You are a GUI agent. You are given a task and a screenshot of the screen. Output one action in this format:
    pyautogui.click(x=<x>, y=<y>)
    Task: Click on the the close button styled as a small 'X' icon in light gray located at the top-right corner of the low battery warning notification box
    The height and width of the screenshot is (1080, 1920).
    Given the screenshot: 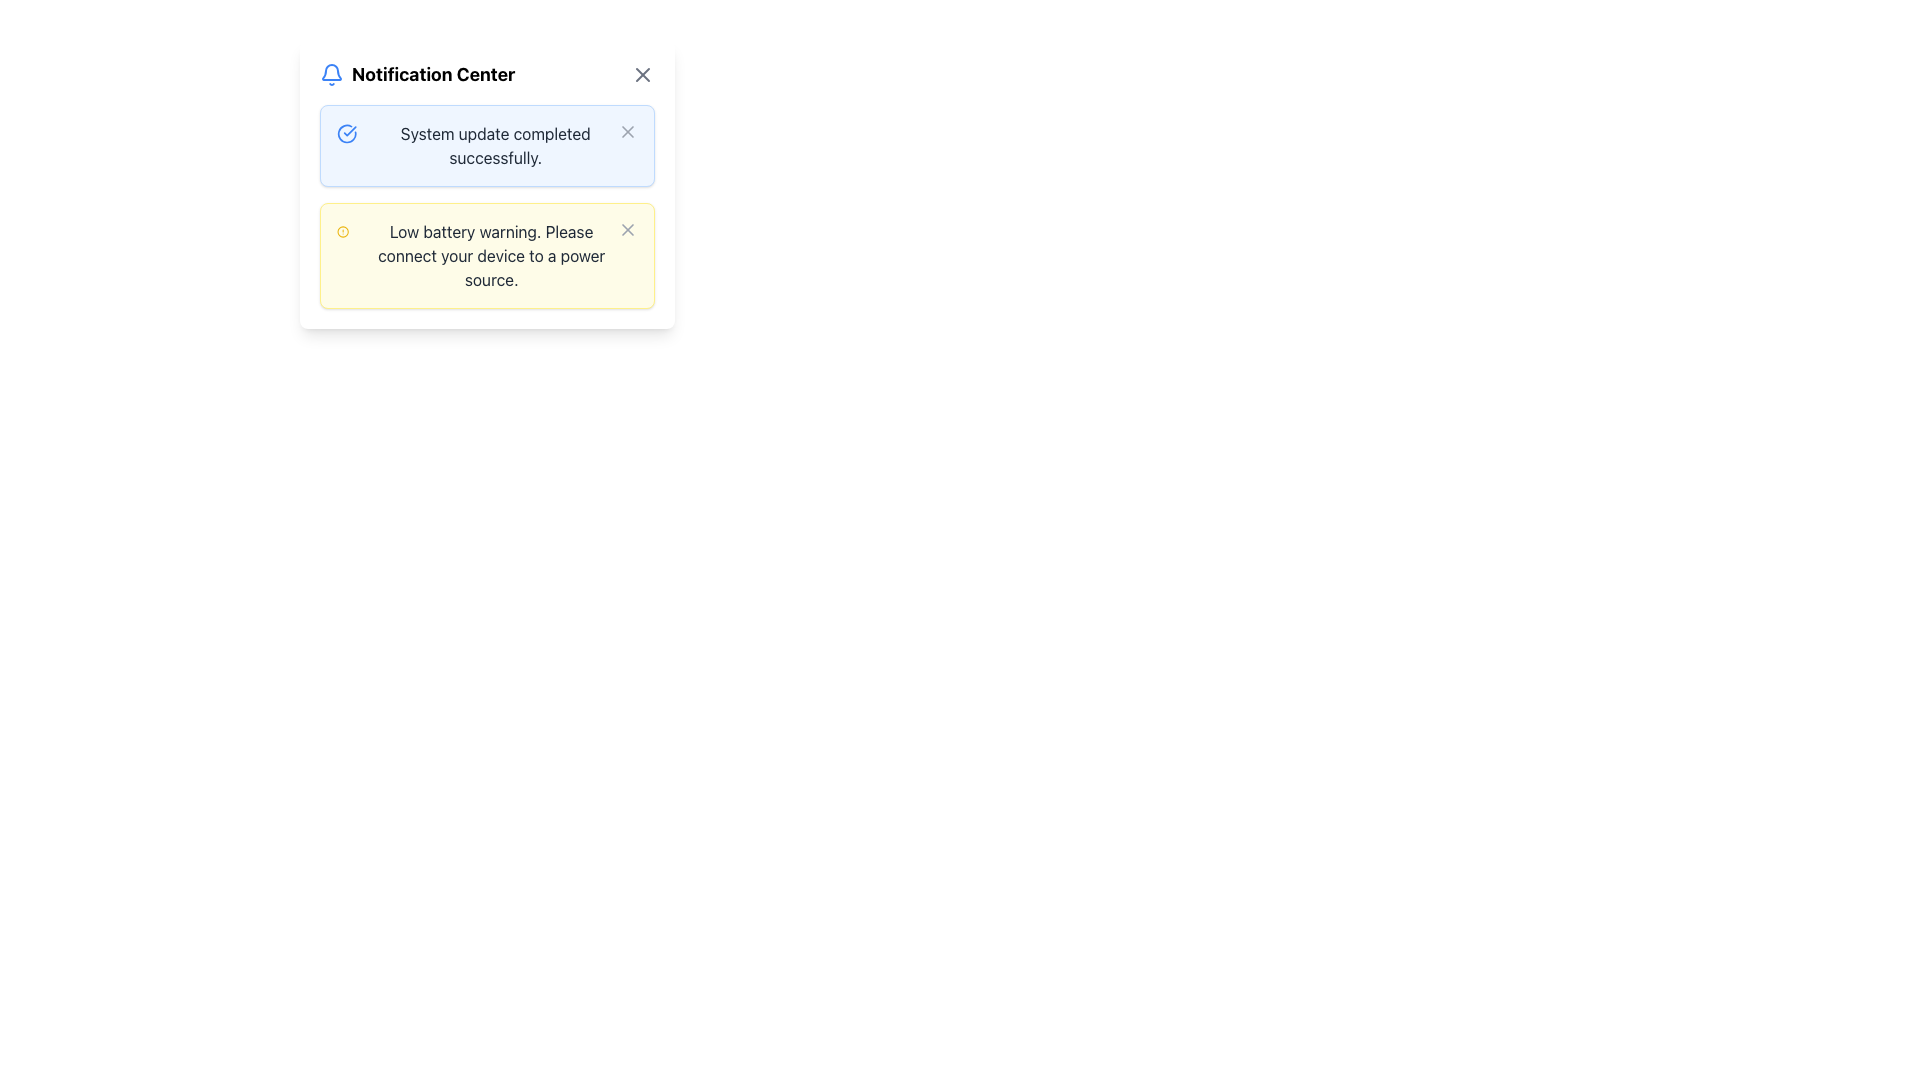 What is the action you would take?
    pyautogui.click(x=627, y=229)
    